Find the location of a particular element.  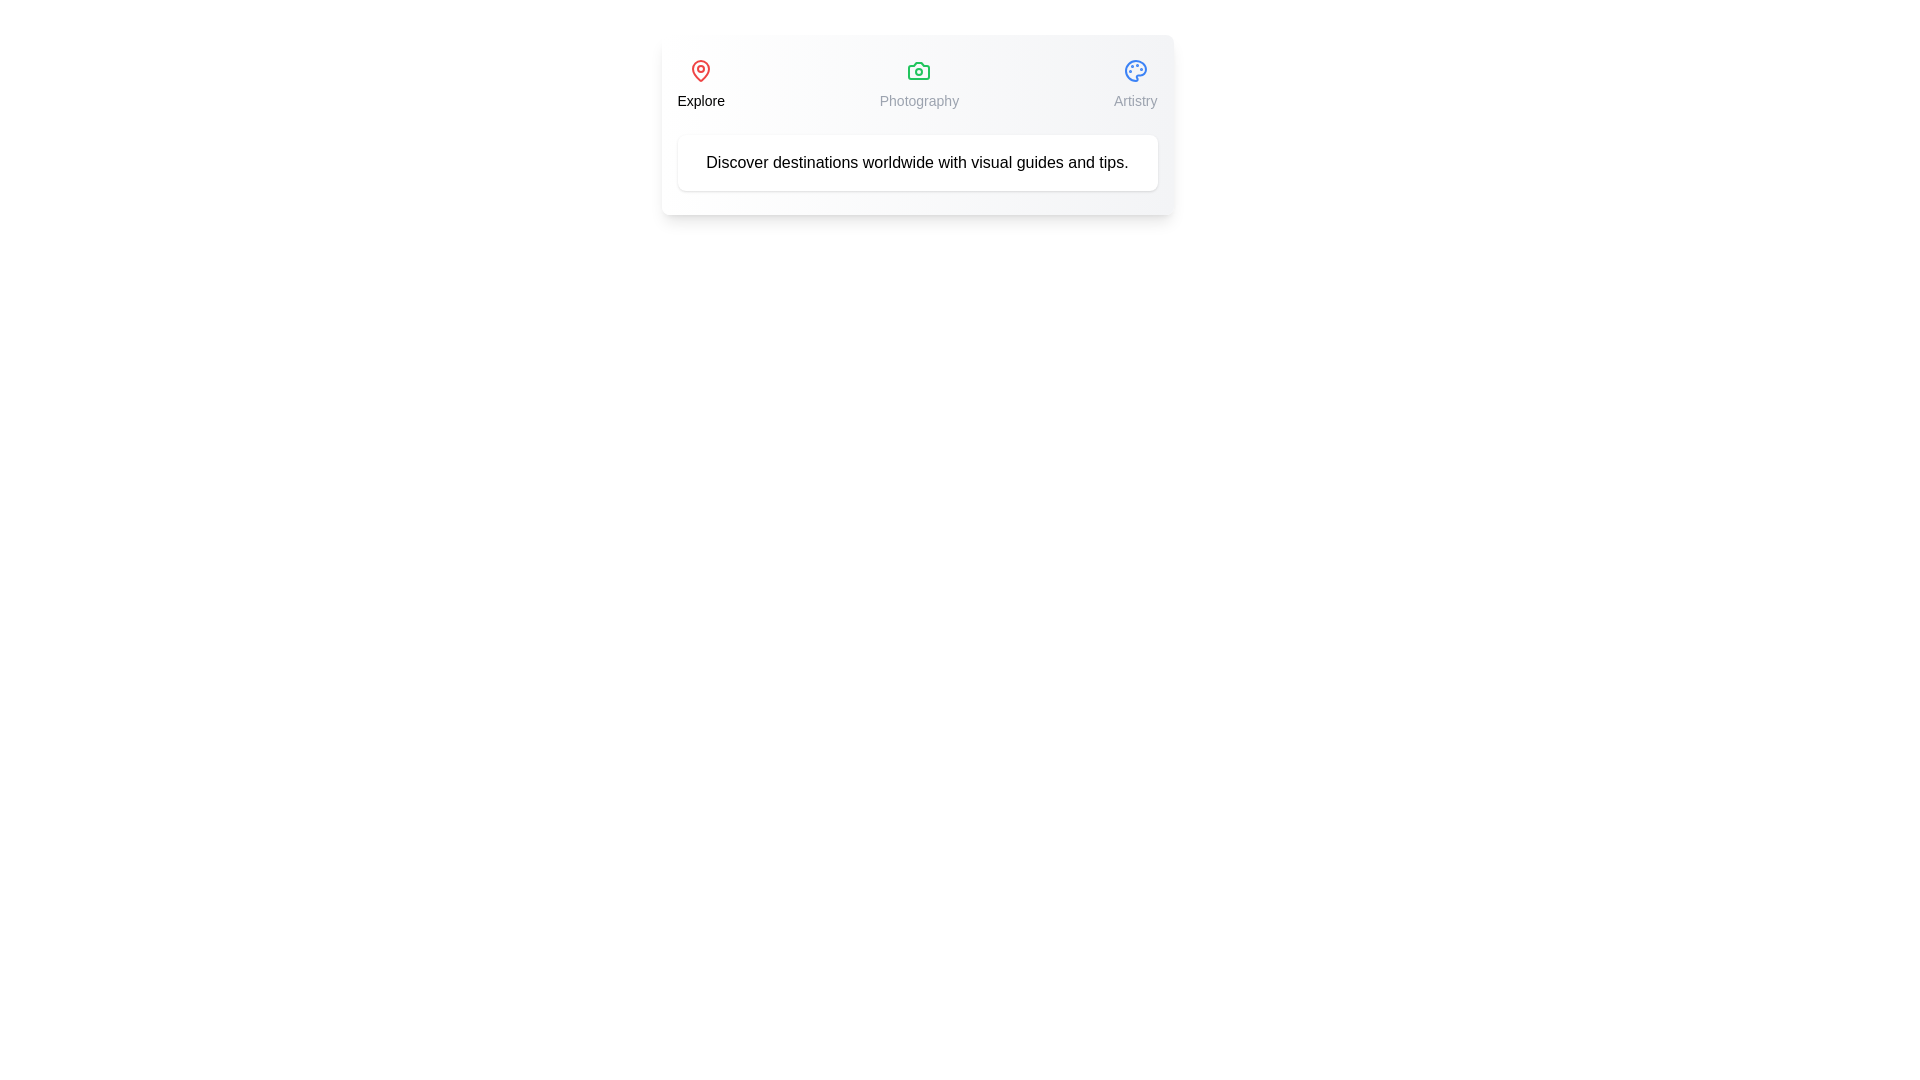

the tab labeled Explore to trigger its hover interaction is located at coordinates (701, 83).